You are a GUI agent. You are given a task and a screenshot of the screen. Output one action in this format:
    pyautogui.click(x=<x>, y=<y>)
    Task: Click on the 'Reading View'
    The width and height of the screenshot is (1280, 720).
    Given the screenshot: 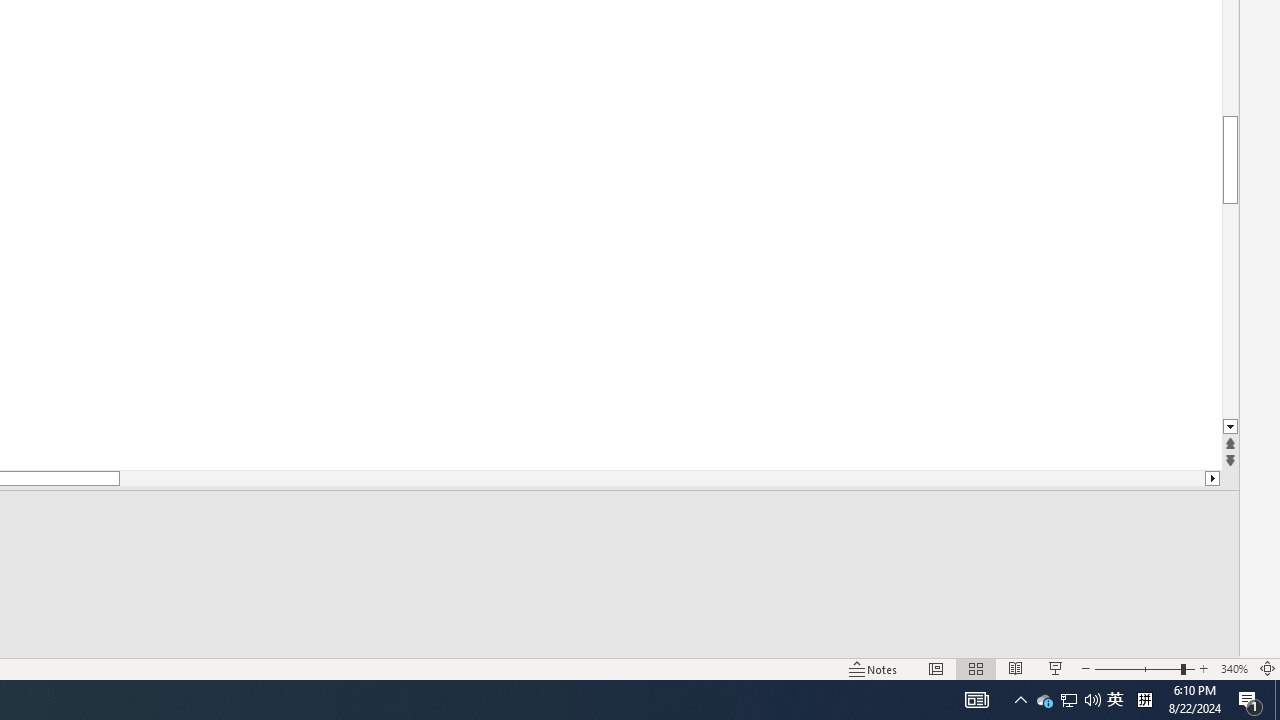 What is the action you would take?
    pyautogui.click(x=1015, y=669)
    